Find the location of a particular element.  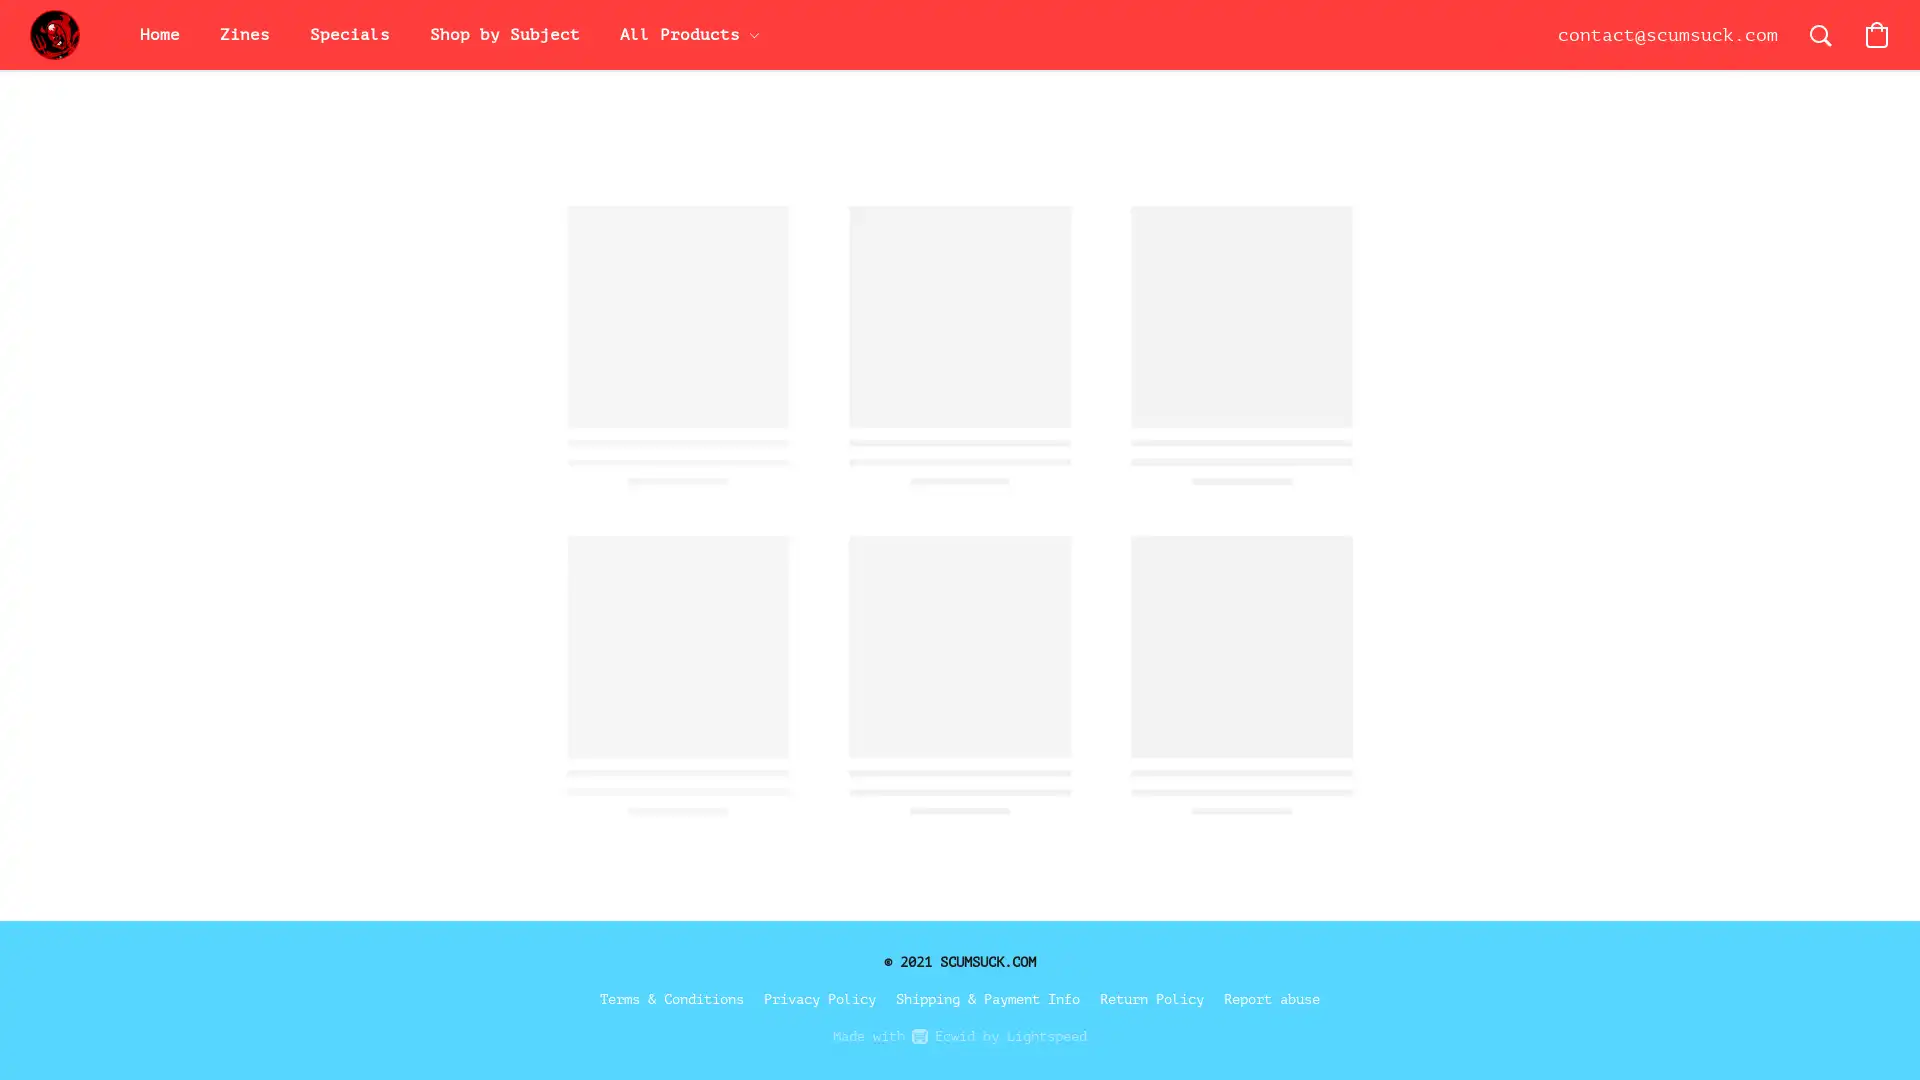

Save this product for later is located at coordinates (1240, 608).